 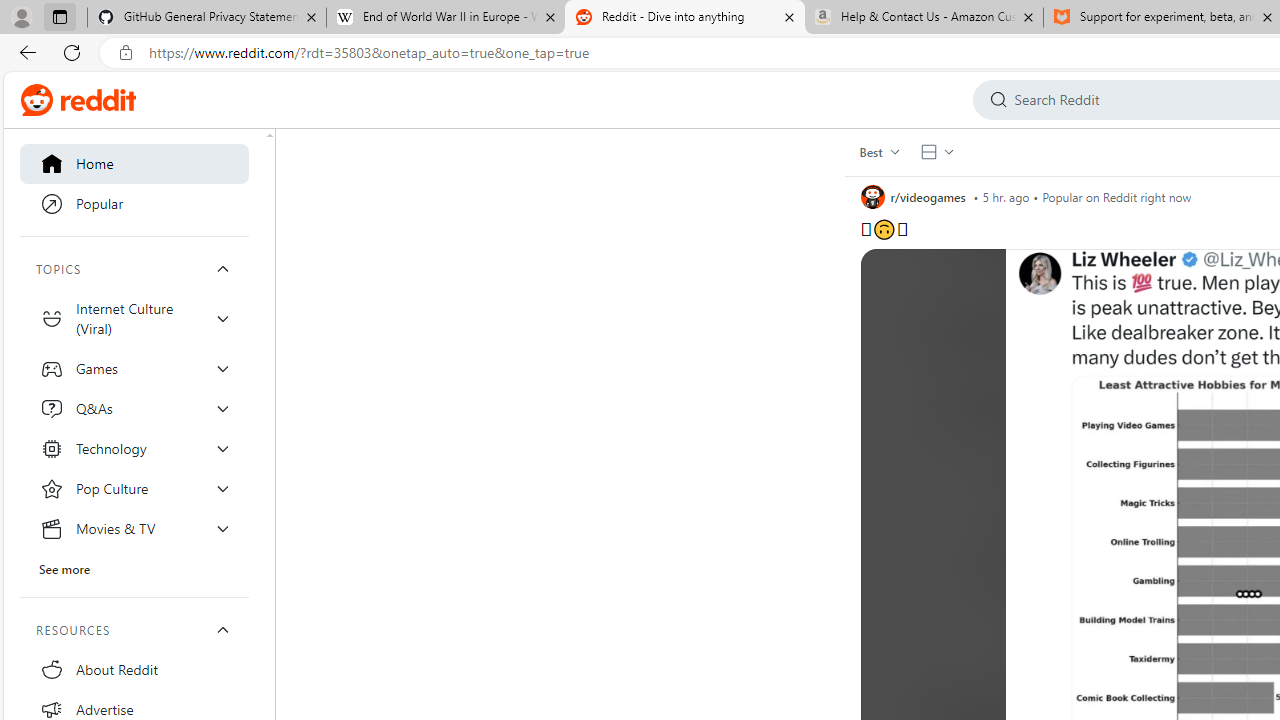 I want to click on 'About Reddit', so click(x=134, y=669).